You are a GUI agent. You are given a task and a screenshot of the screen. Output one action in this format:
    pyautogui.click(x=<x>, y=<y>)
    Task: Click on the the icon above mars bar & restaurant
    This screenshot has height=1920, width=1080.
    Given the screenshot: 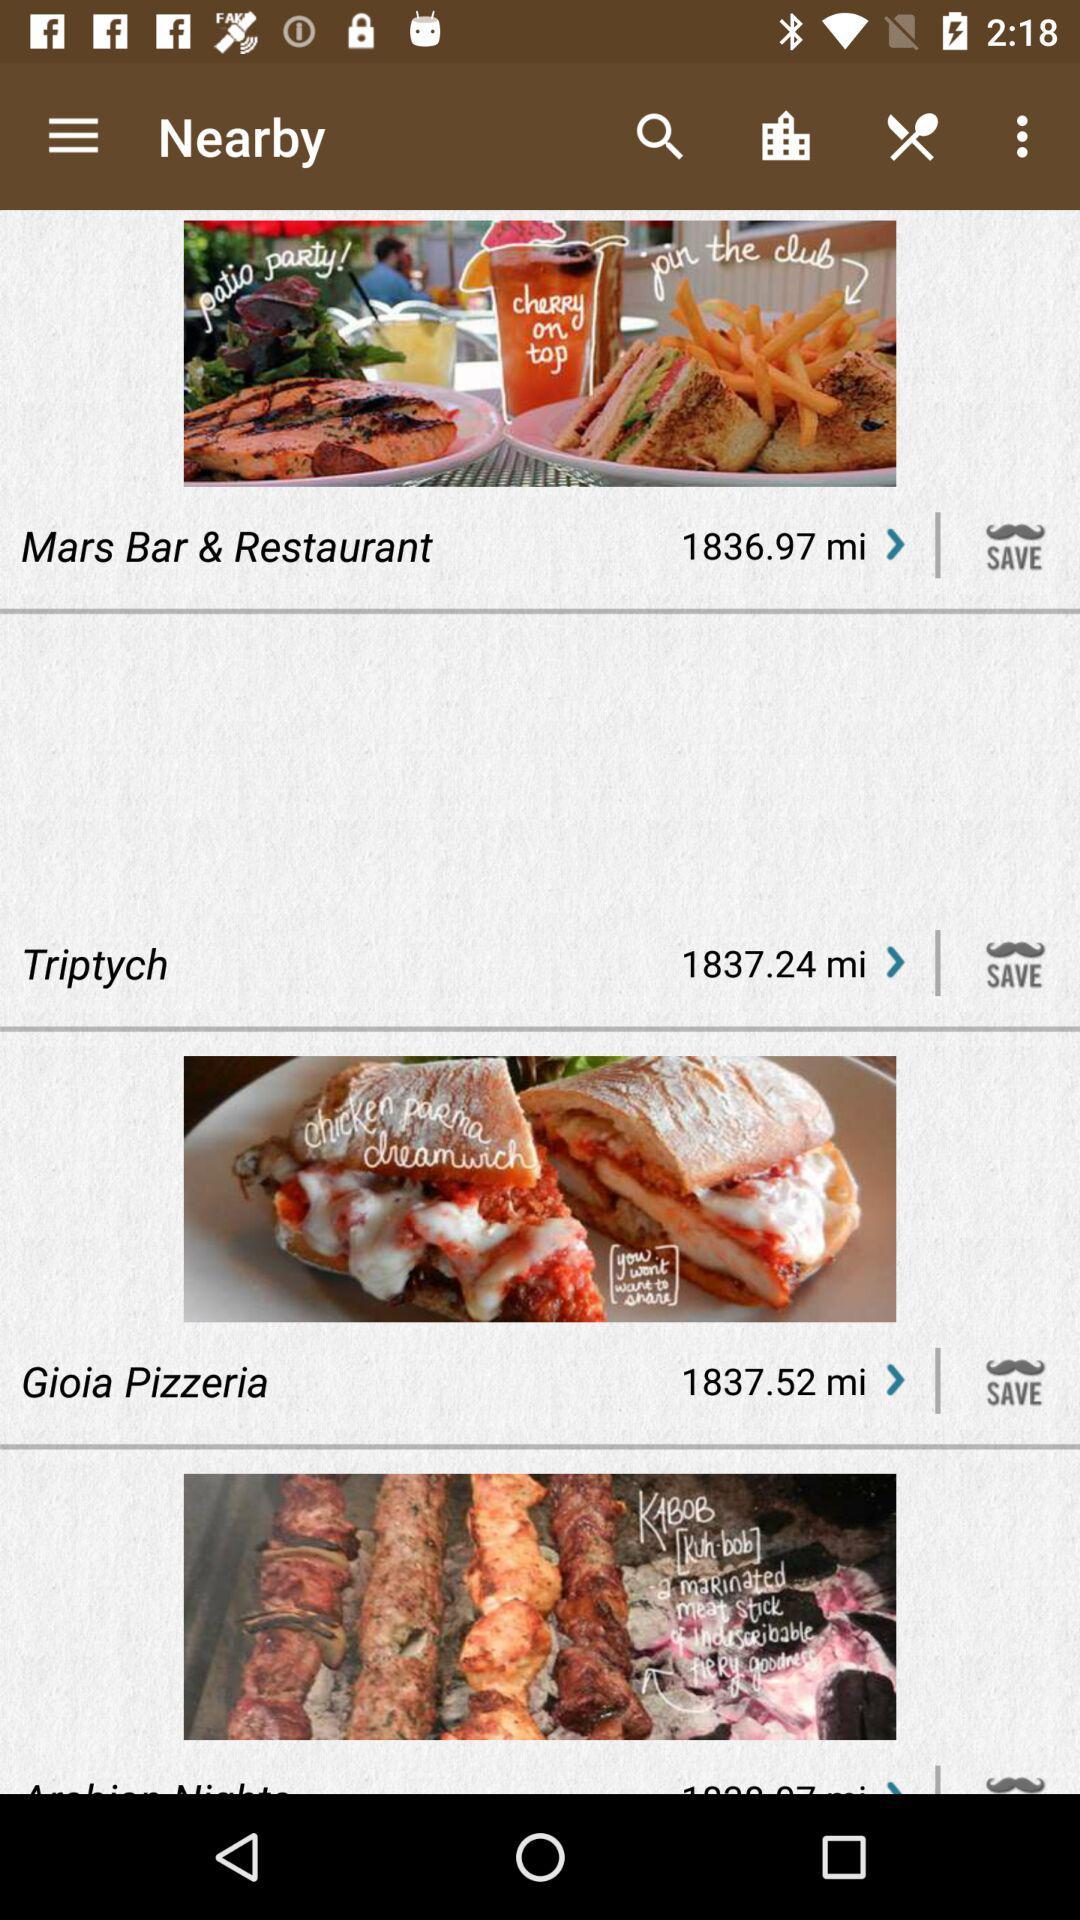 What is the action you would take?
    pyautogui.click(x=72, y=135)
    